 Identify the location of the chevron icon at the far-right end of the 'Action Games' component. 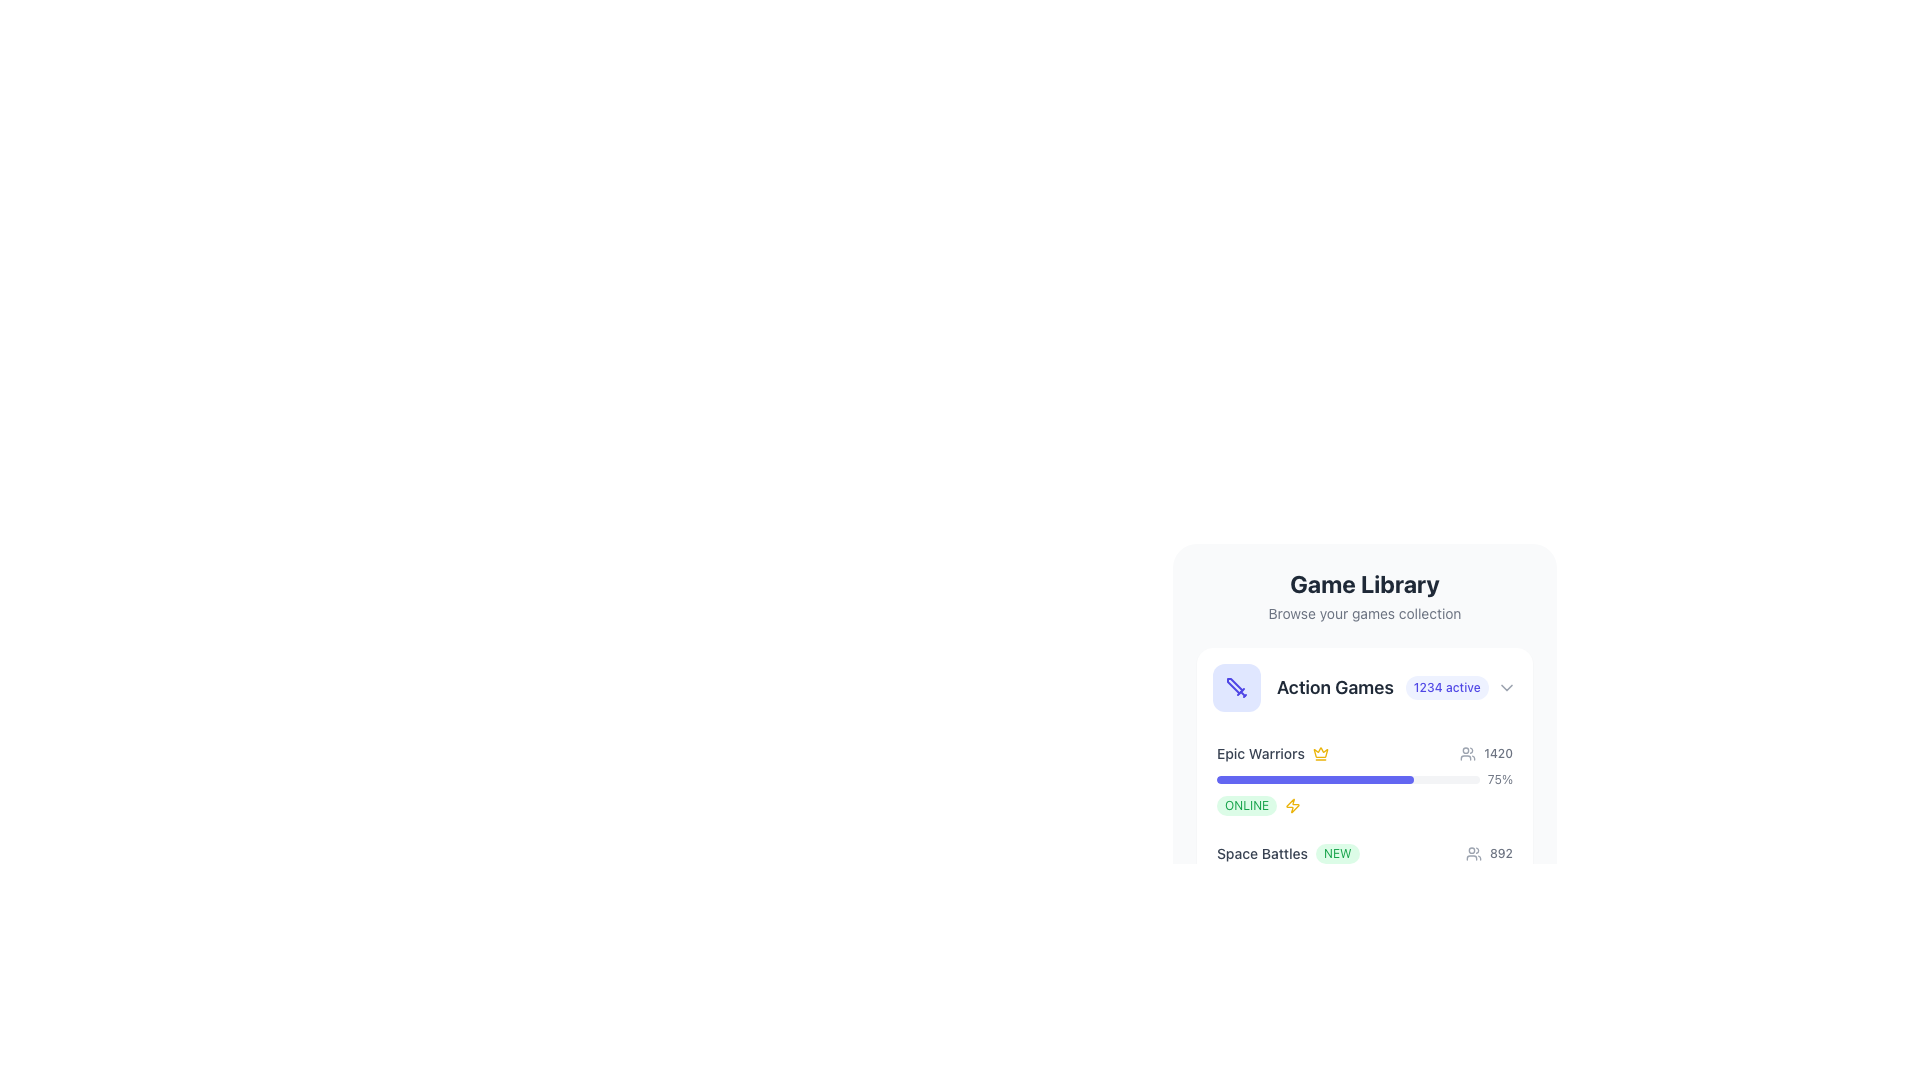
(1507, 686).